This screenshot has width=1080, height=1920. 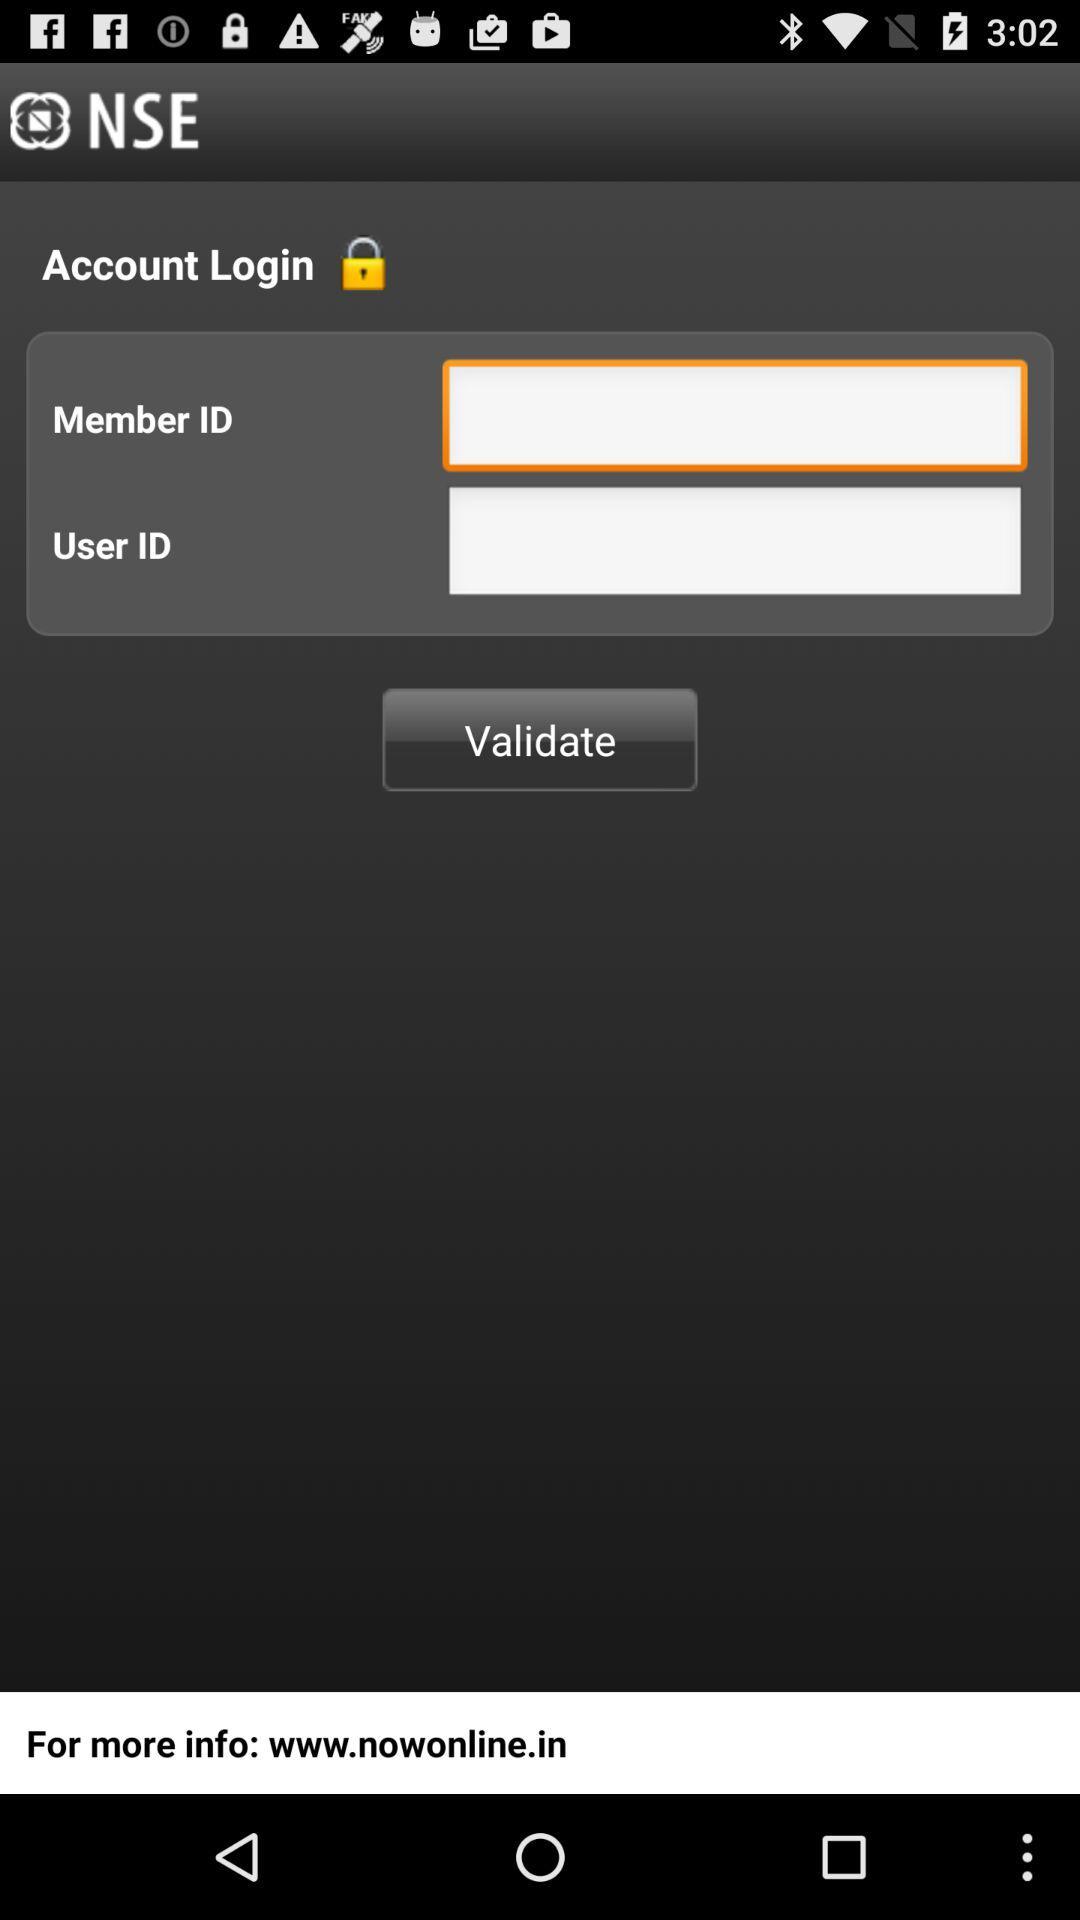 I want to click on user id, so click(x=735, y=546).